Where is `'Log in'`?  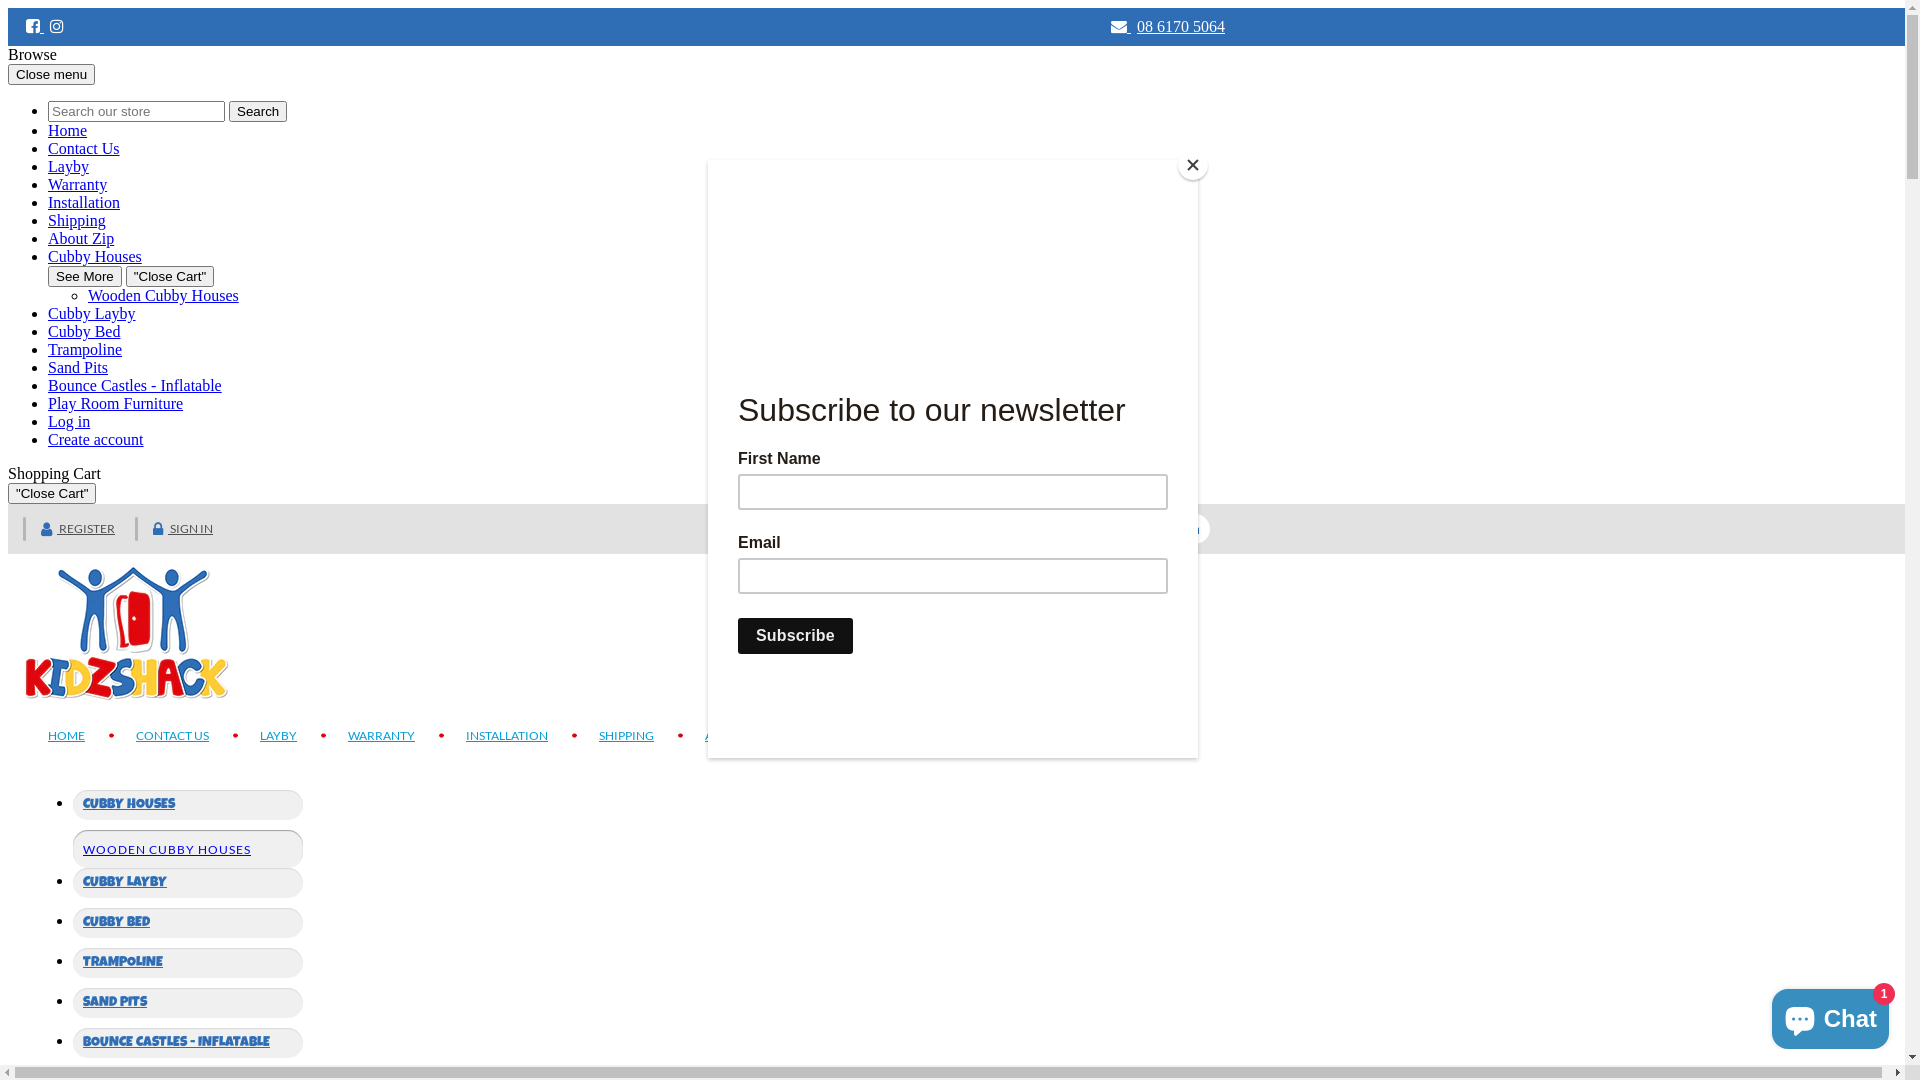
'Log in' is located at coordinates (68, 420).